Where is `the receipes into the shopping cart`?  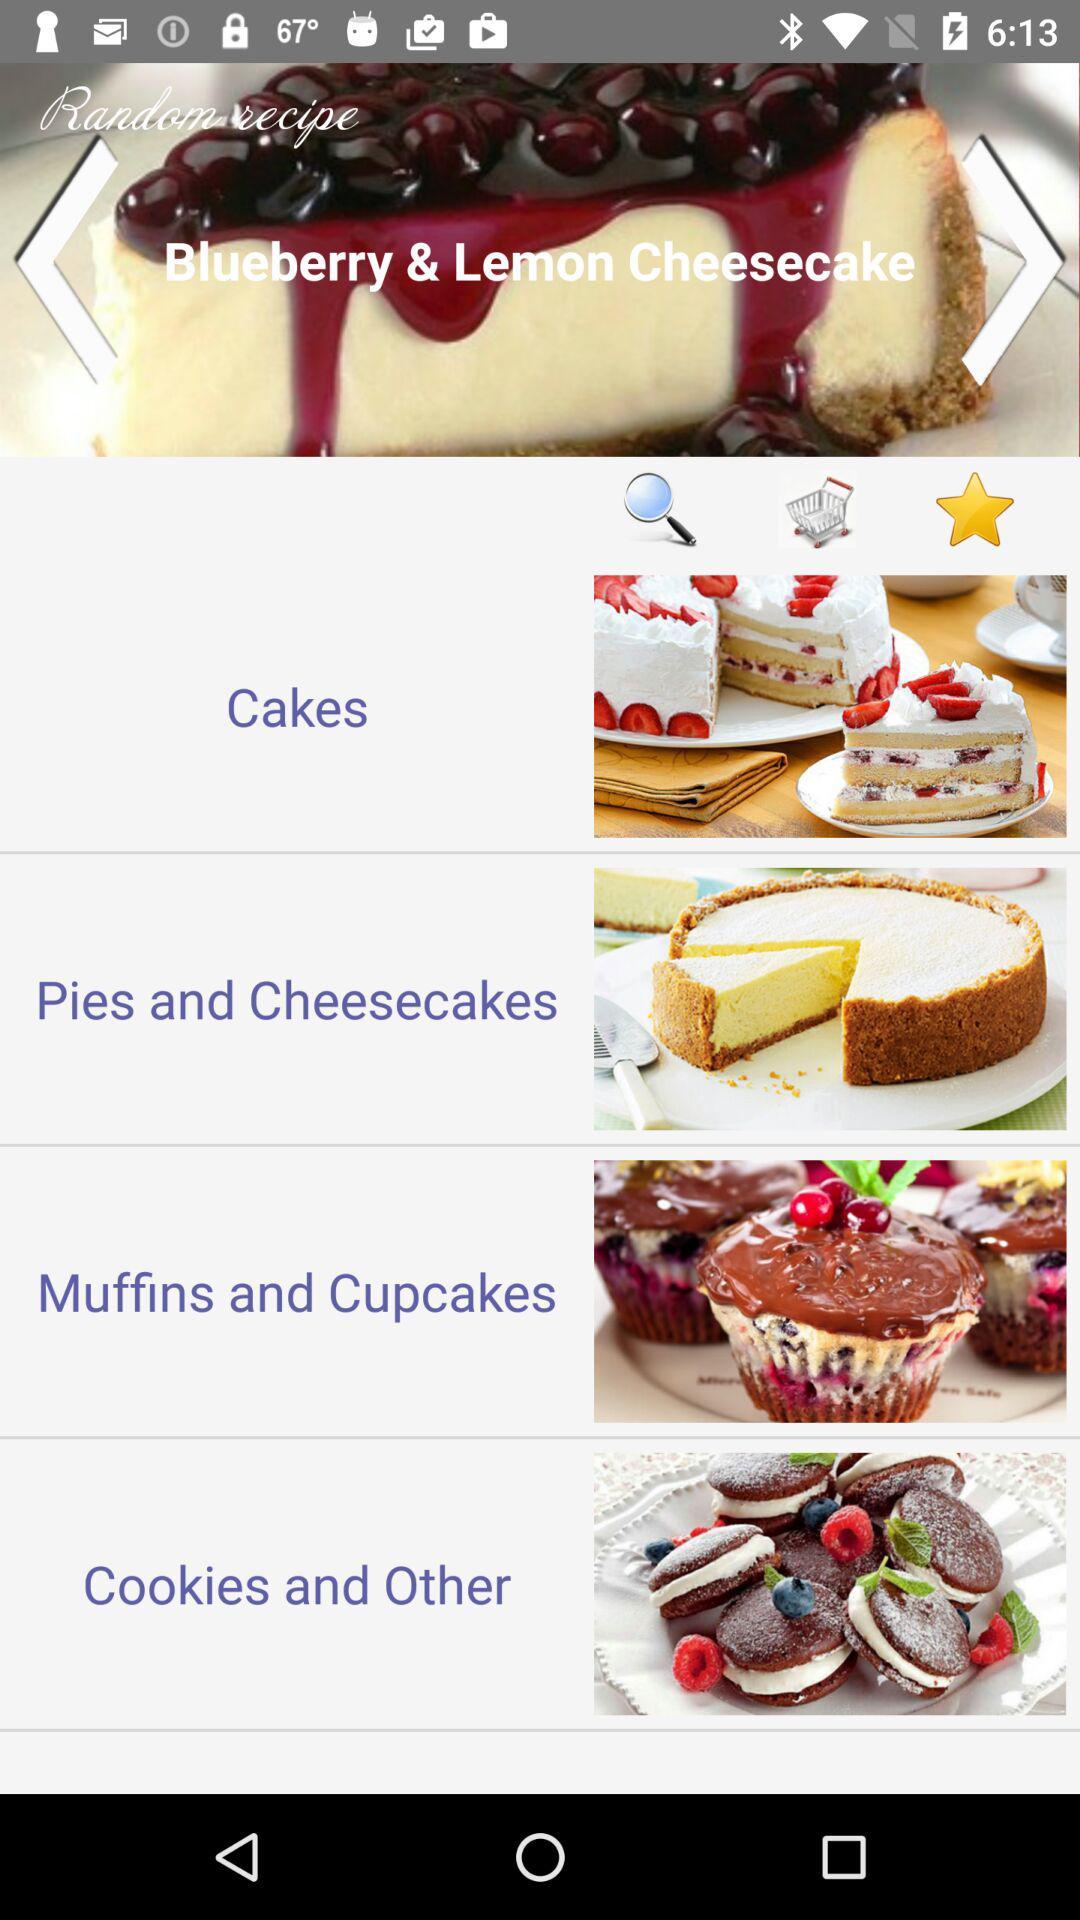 the receipes into the shopping cart is located at coordinates (817, 509).